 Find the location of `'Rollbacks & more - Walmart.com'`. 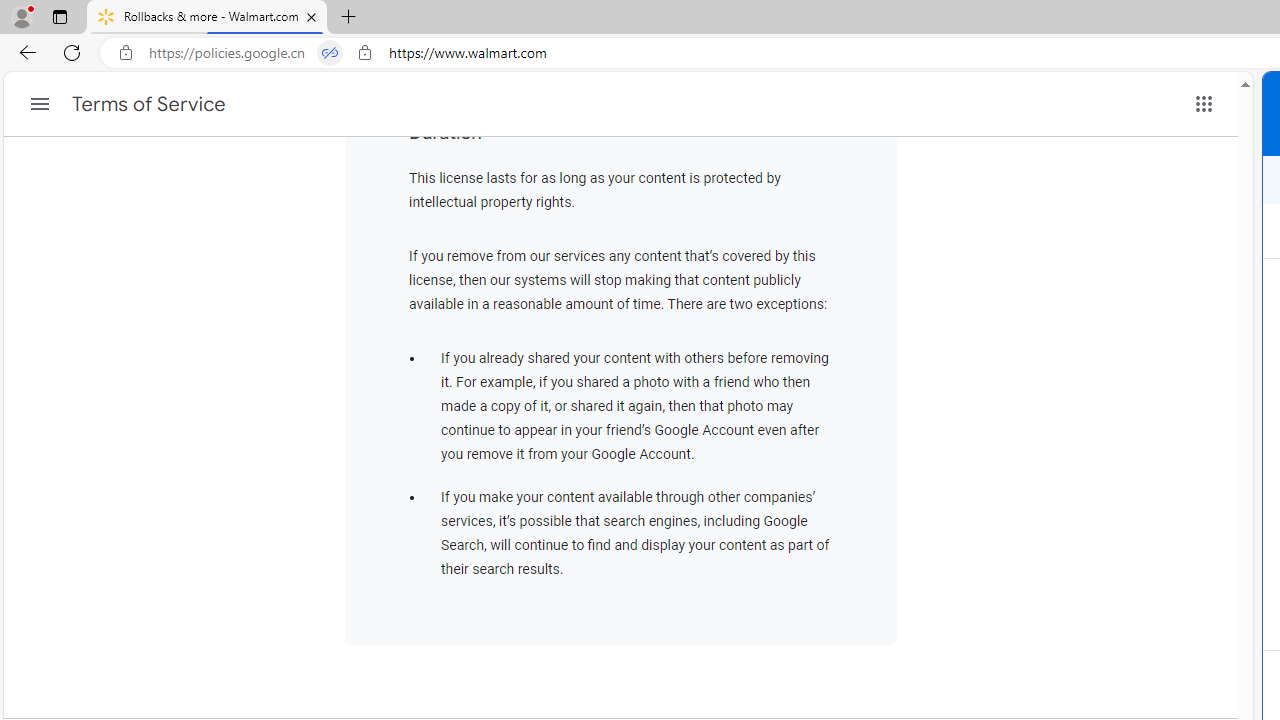

'Rollbacks & more - Walmart.com' is located at coordinates (207, 17).